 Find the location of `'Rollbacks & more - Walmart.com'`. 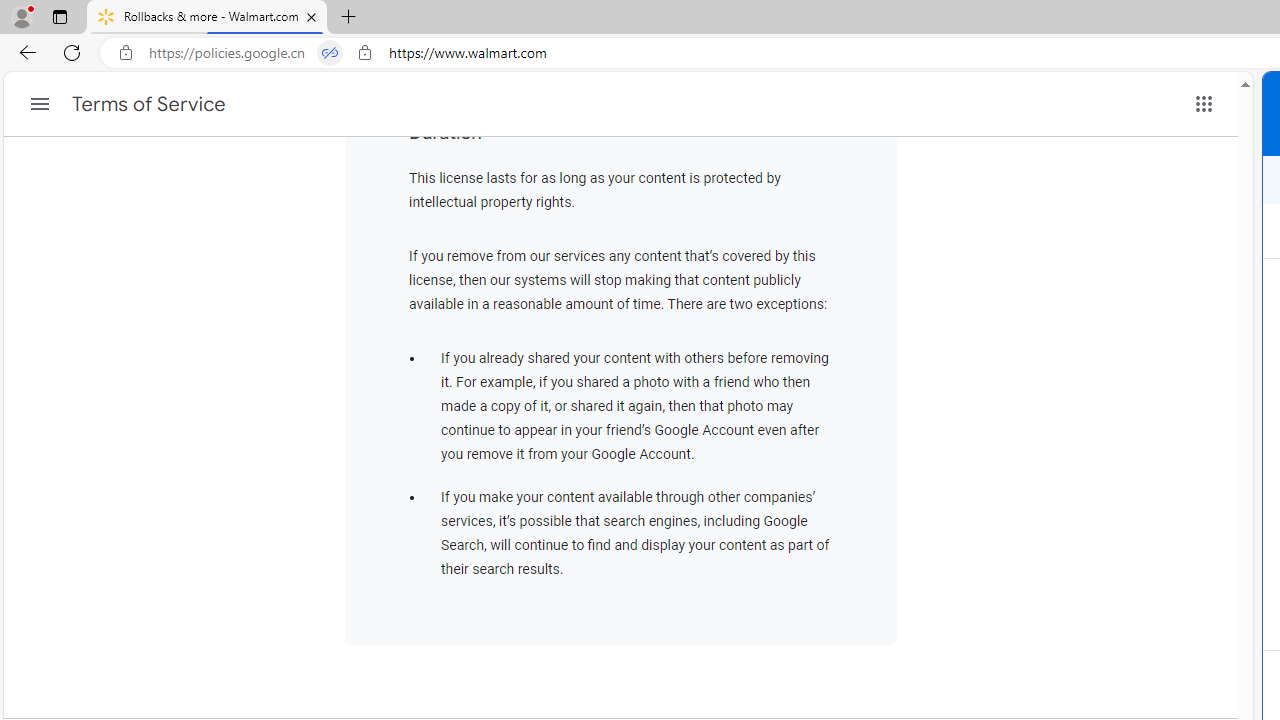

'Rollbacks & more - Walmart.com' is located at coordinates (207, 17).